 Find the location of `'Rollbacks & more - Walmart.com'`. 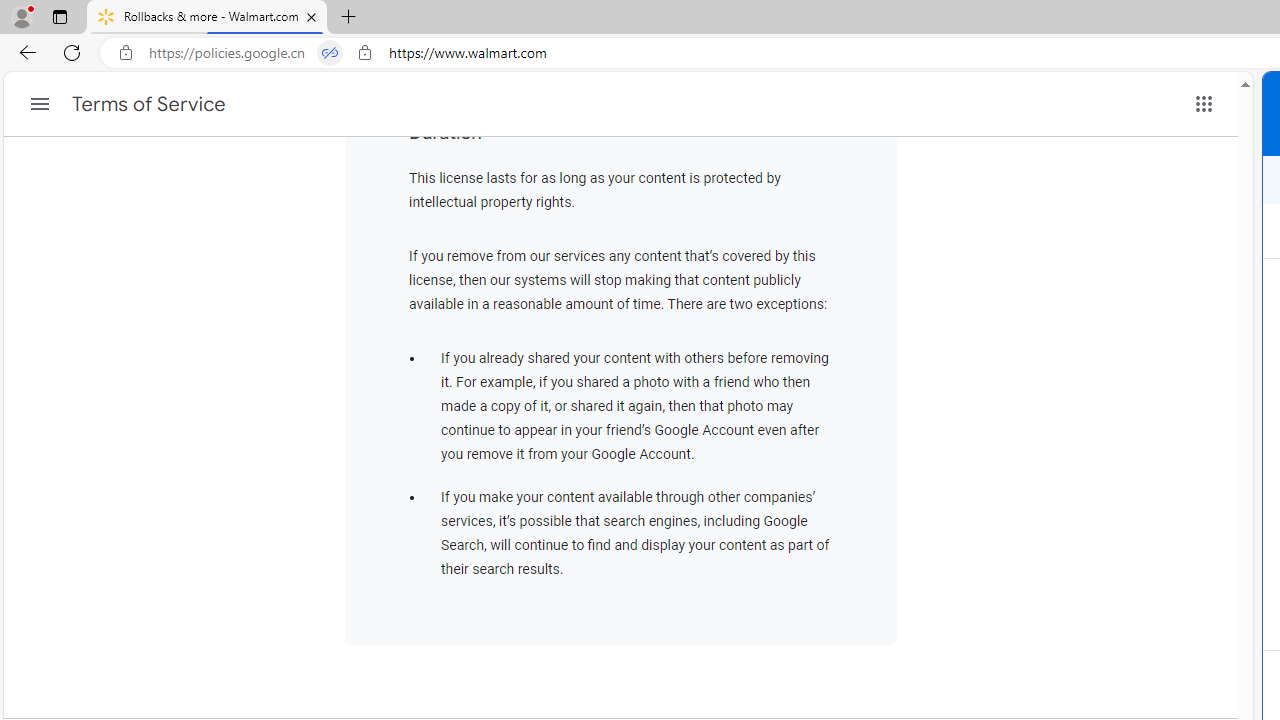

'Rollbacks & more - Walmart.com' is located at coordinates (207, 17).